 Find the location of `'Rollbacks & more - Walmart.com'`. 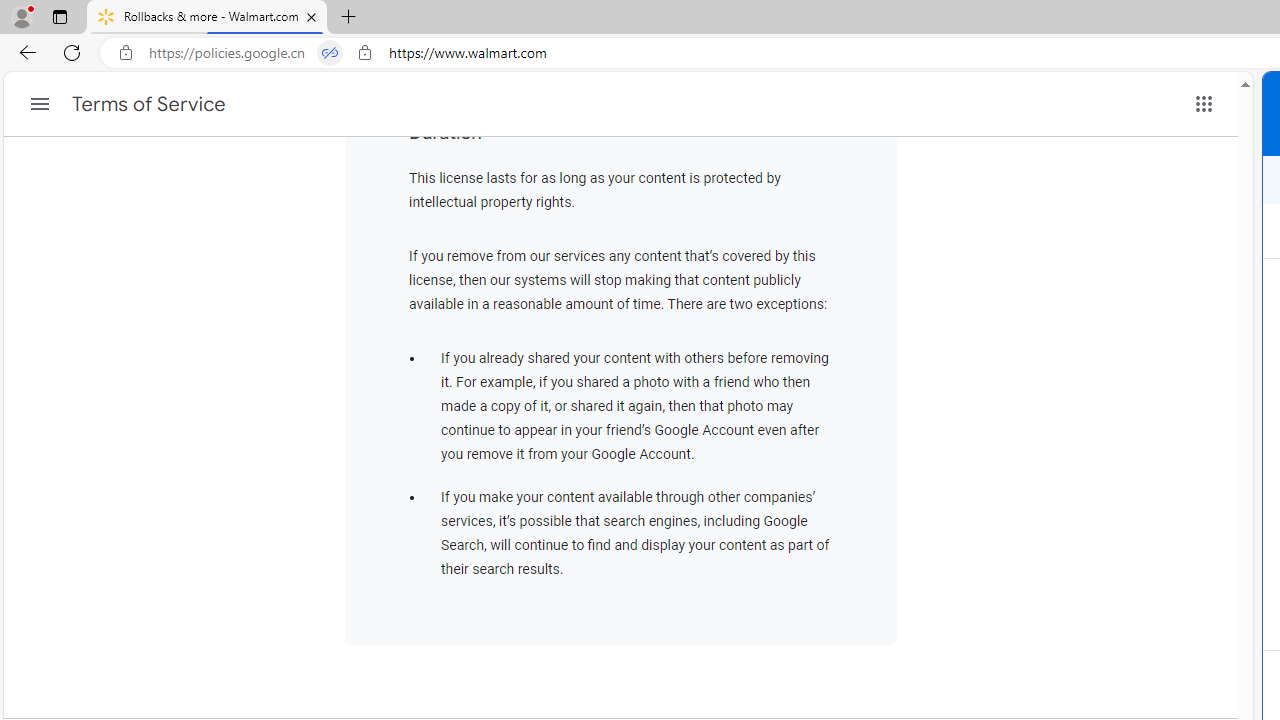

'Rollbacks & more - Walmart.com' is located at coordinates (207, 17).